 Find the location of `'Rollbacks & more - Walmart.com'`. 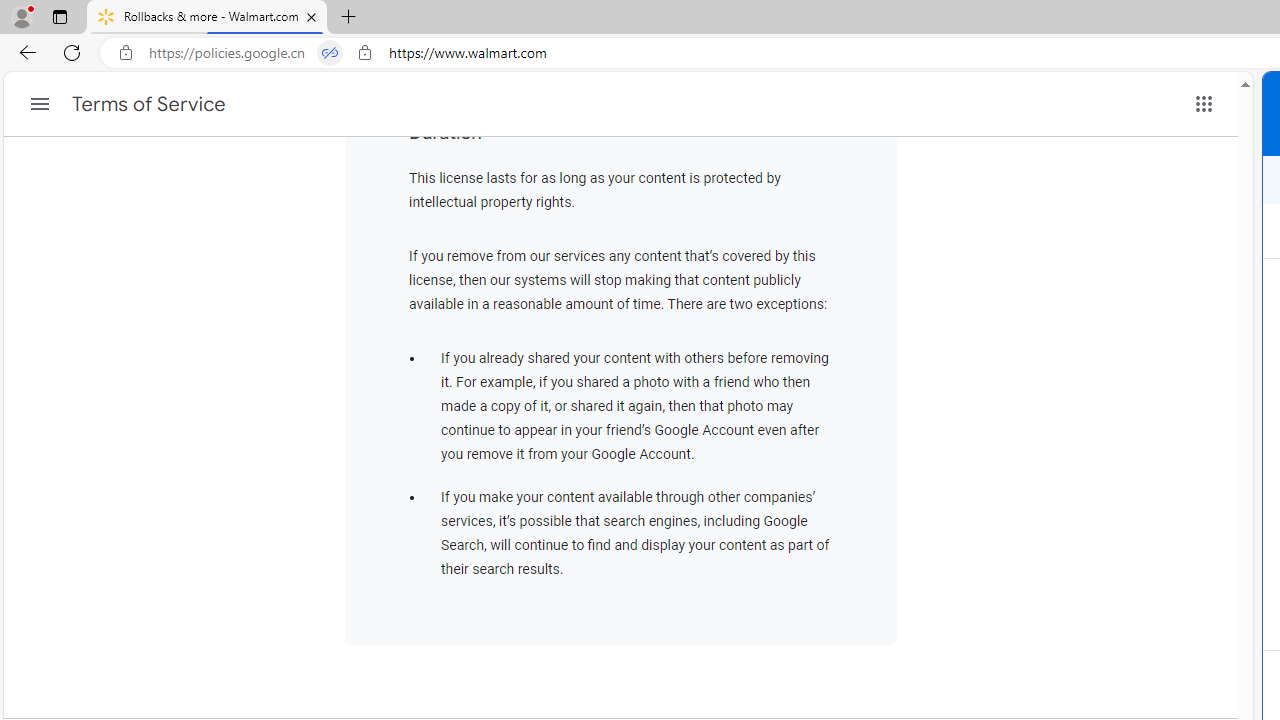

'Rollbacks & more - Walmart.com' is located at coordinates (207, 17).